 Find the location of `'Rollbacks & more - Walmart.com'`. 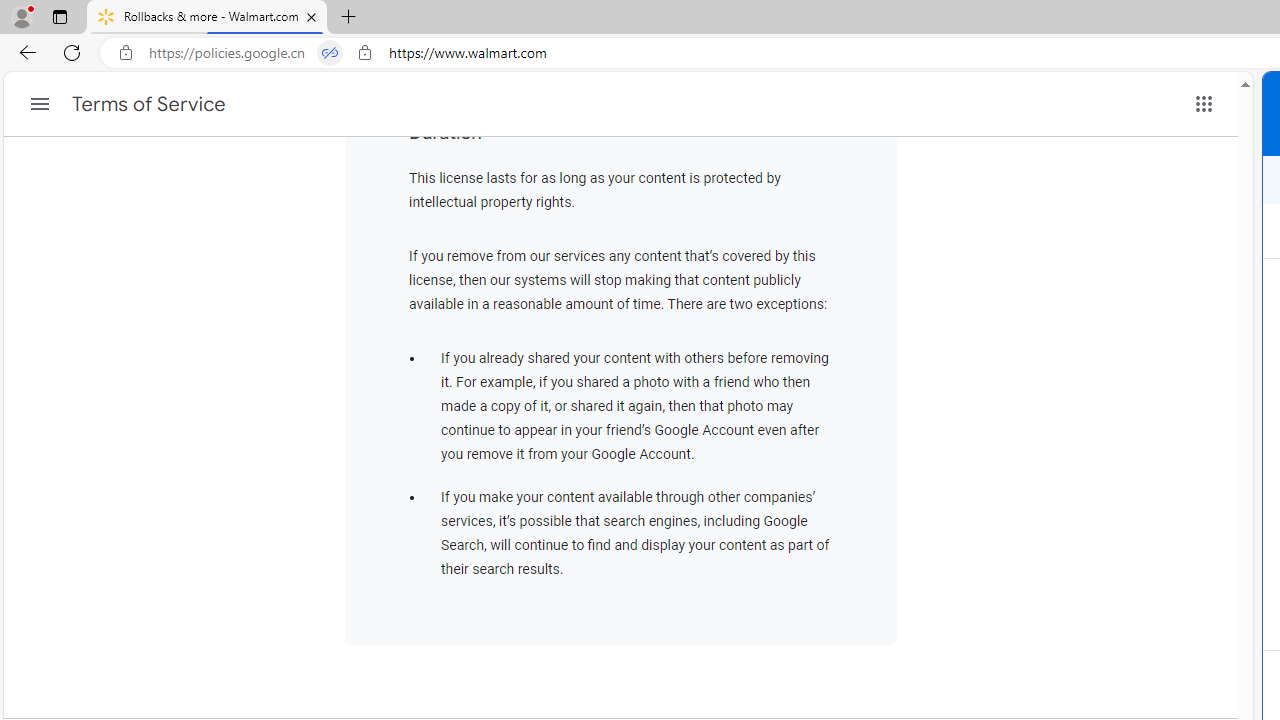

'Rollbacks & more - Walmart.com' is located at coordinates (207, 17).